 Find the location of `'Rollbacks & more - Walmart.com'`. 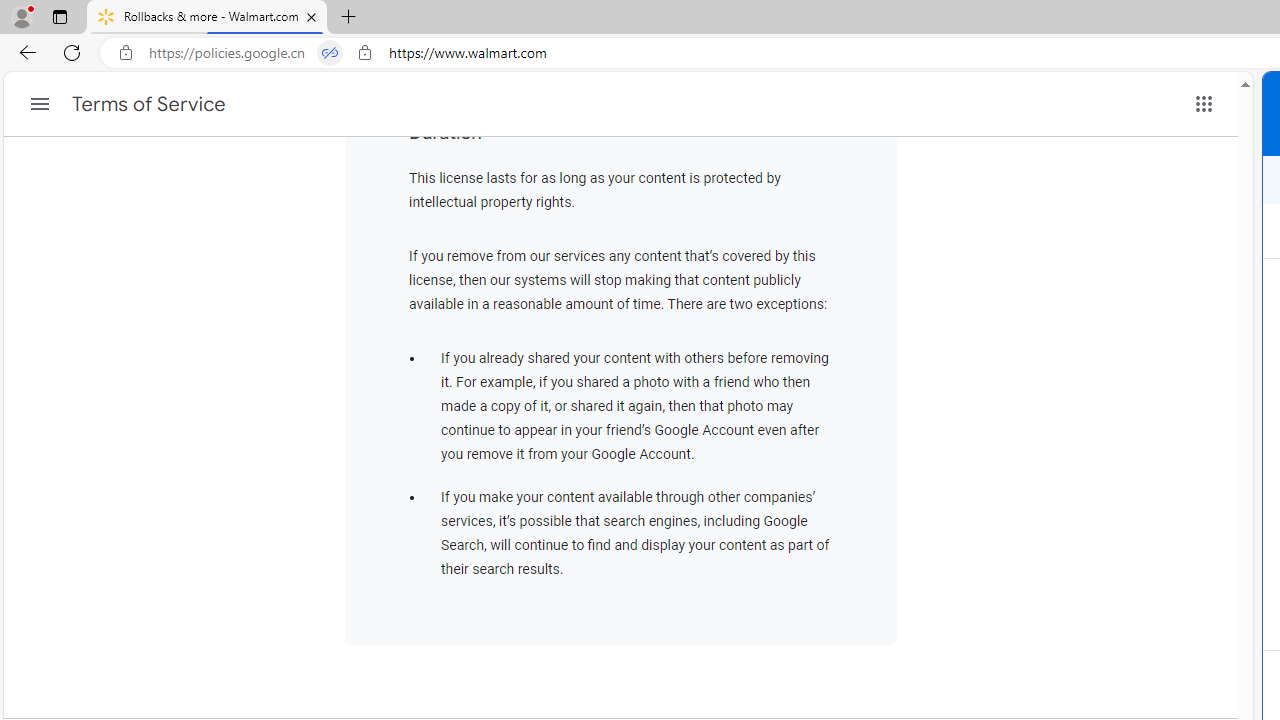

'Rollbacks & more - Walmart.com' is located at coordinates (207, 17).